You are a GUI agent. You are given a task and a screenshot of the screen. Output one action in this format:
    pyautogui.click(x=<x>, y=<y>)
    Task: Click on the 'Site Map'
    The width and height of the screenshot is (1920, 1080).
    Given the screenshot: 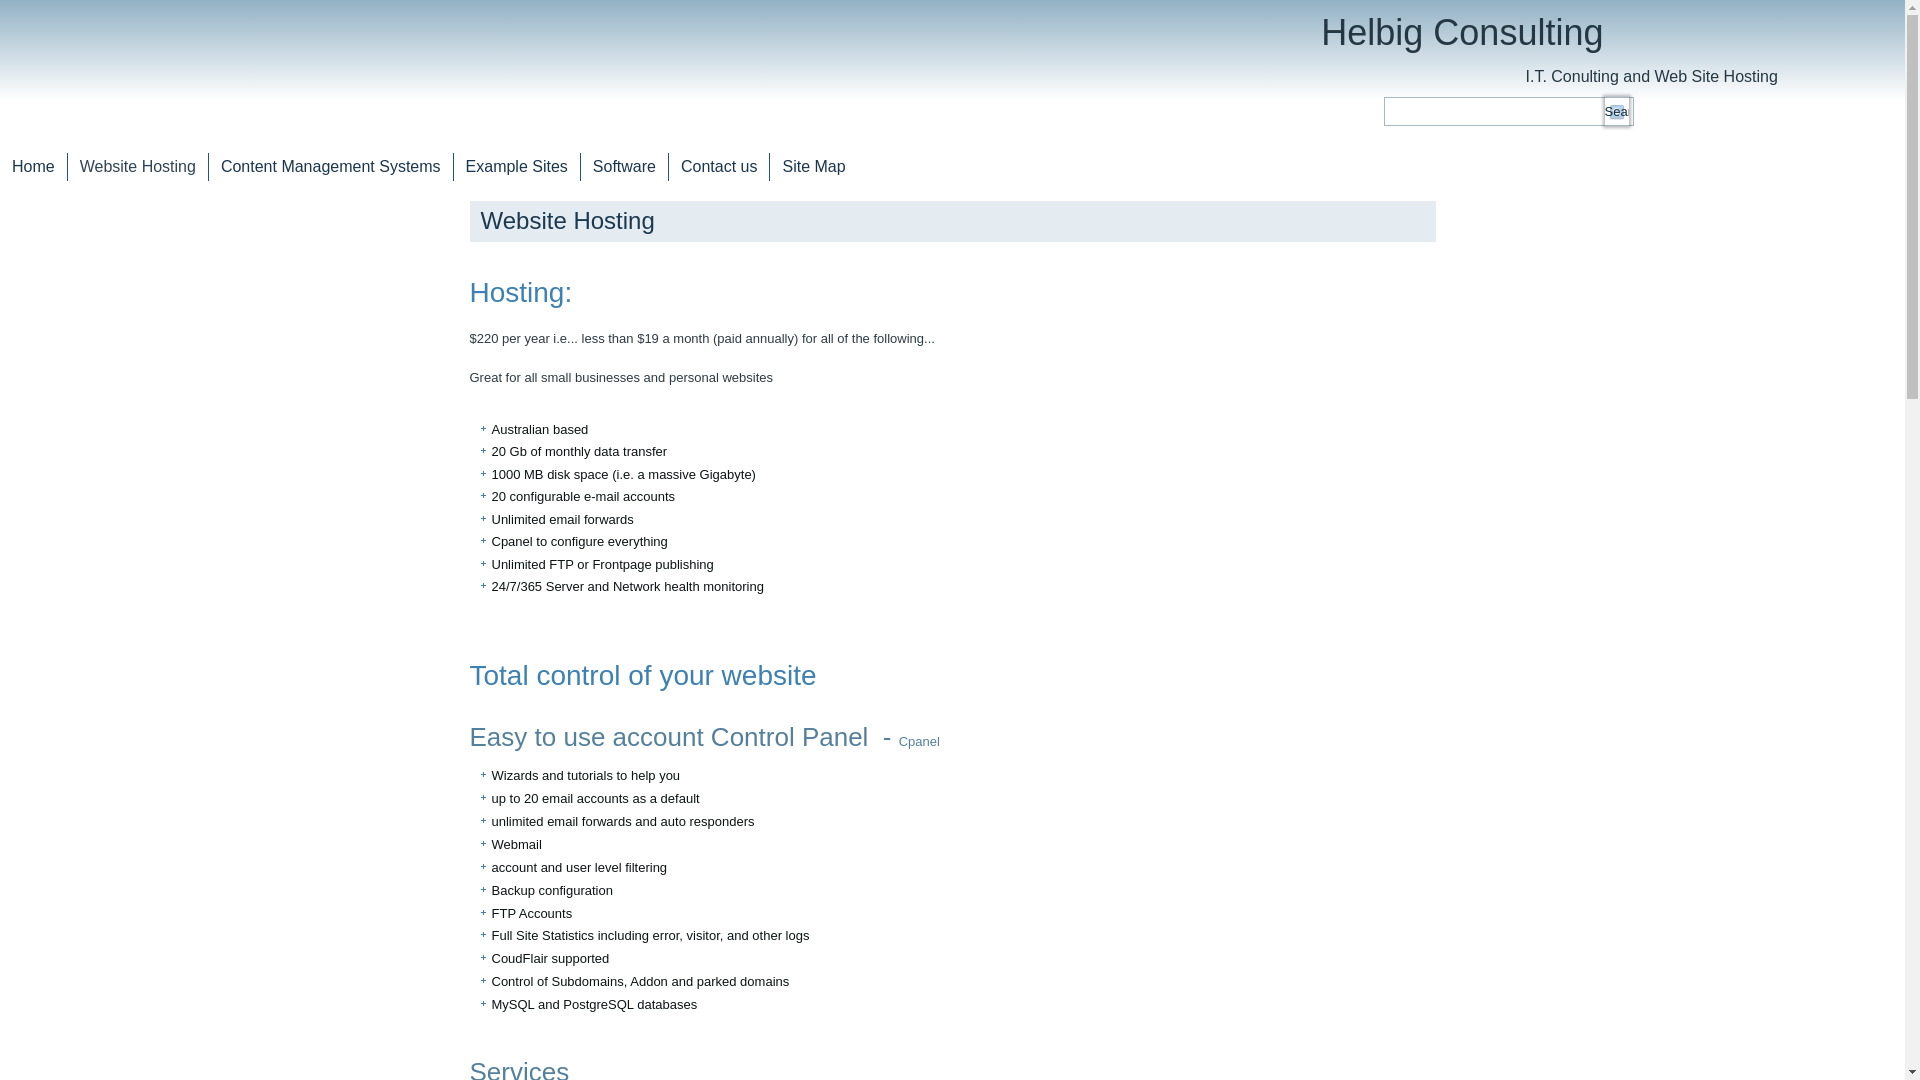 What is the action you would take?
    pyautogui.click(x=768, y=165)
    